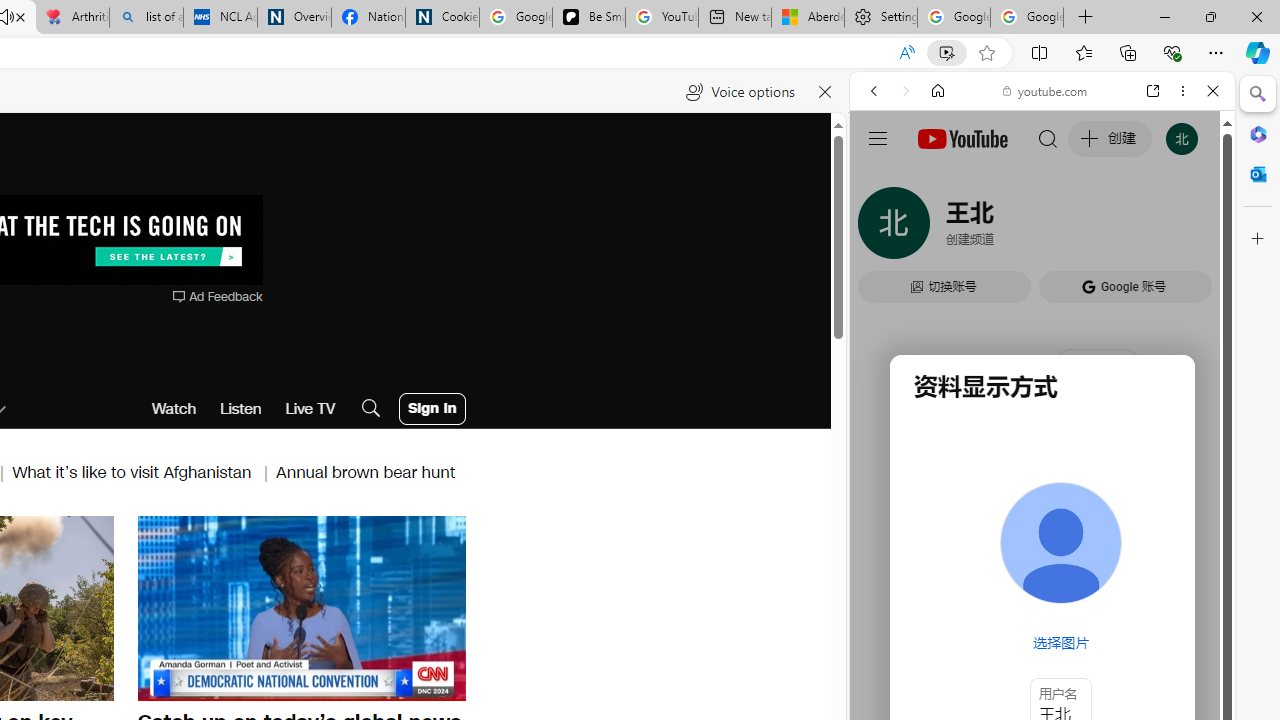 The width and height of the screenshot is (1280, 720). What do you see at coordinates (240, 407) in the screenshot?
I see `'Listen'` at bounding box center [240, 407].